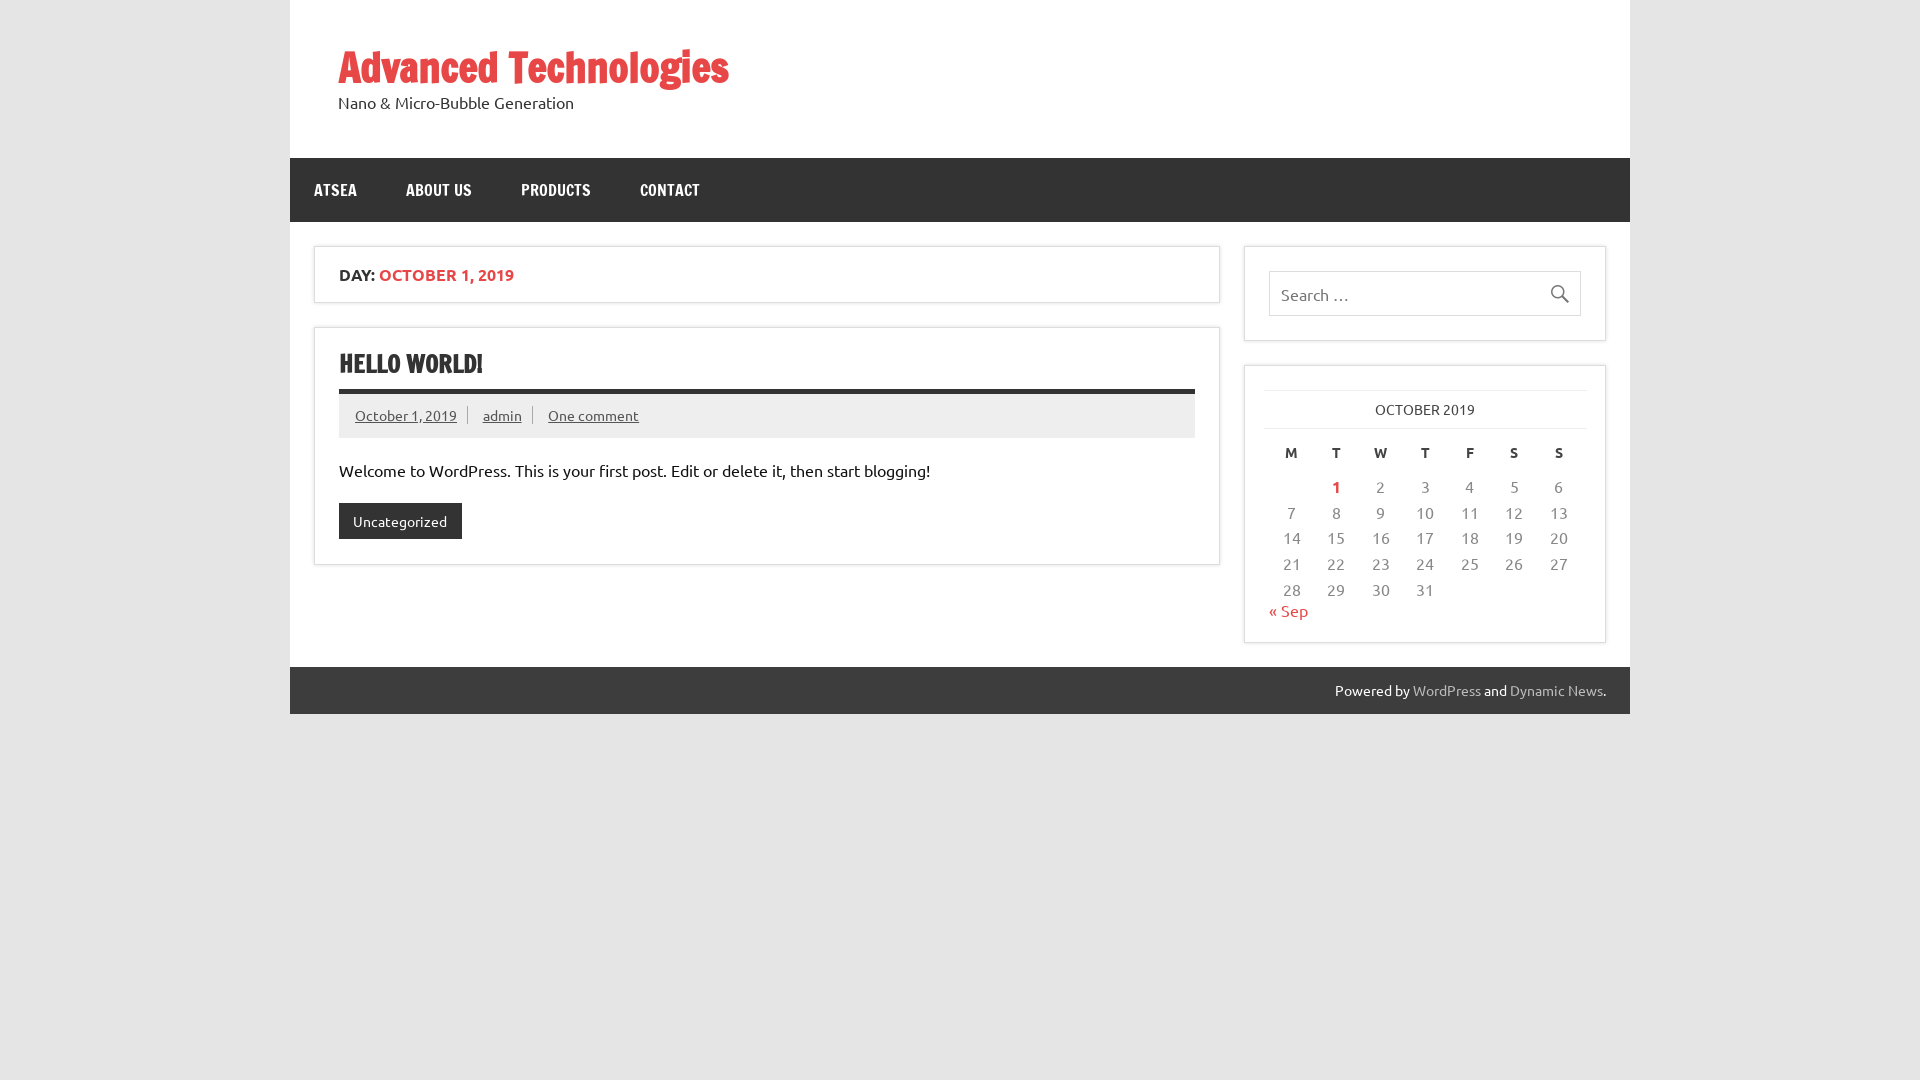  What do you see at coordinates (335, 189) in the screenshot?
I see `'ATSEA'` at bounding box center [335, 189].